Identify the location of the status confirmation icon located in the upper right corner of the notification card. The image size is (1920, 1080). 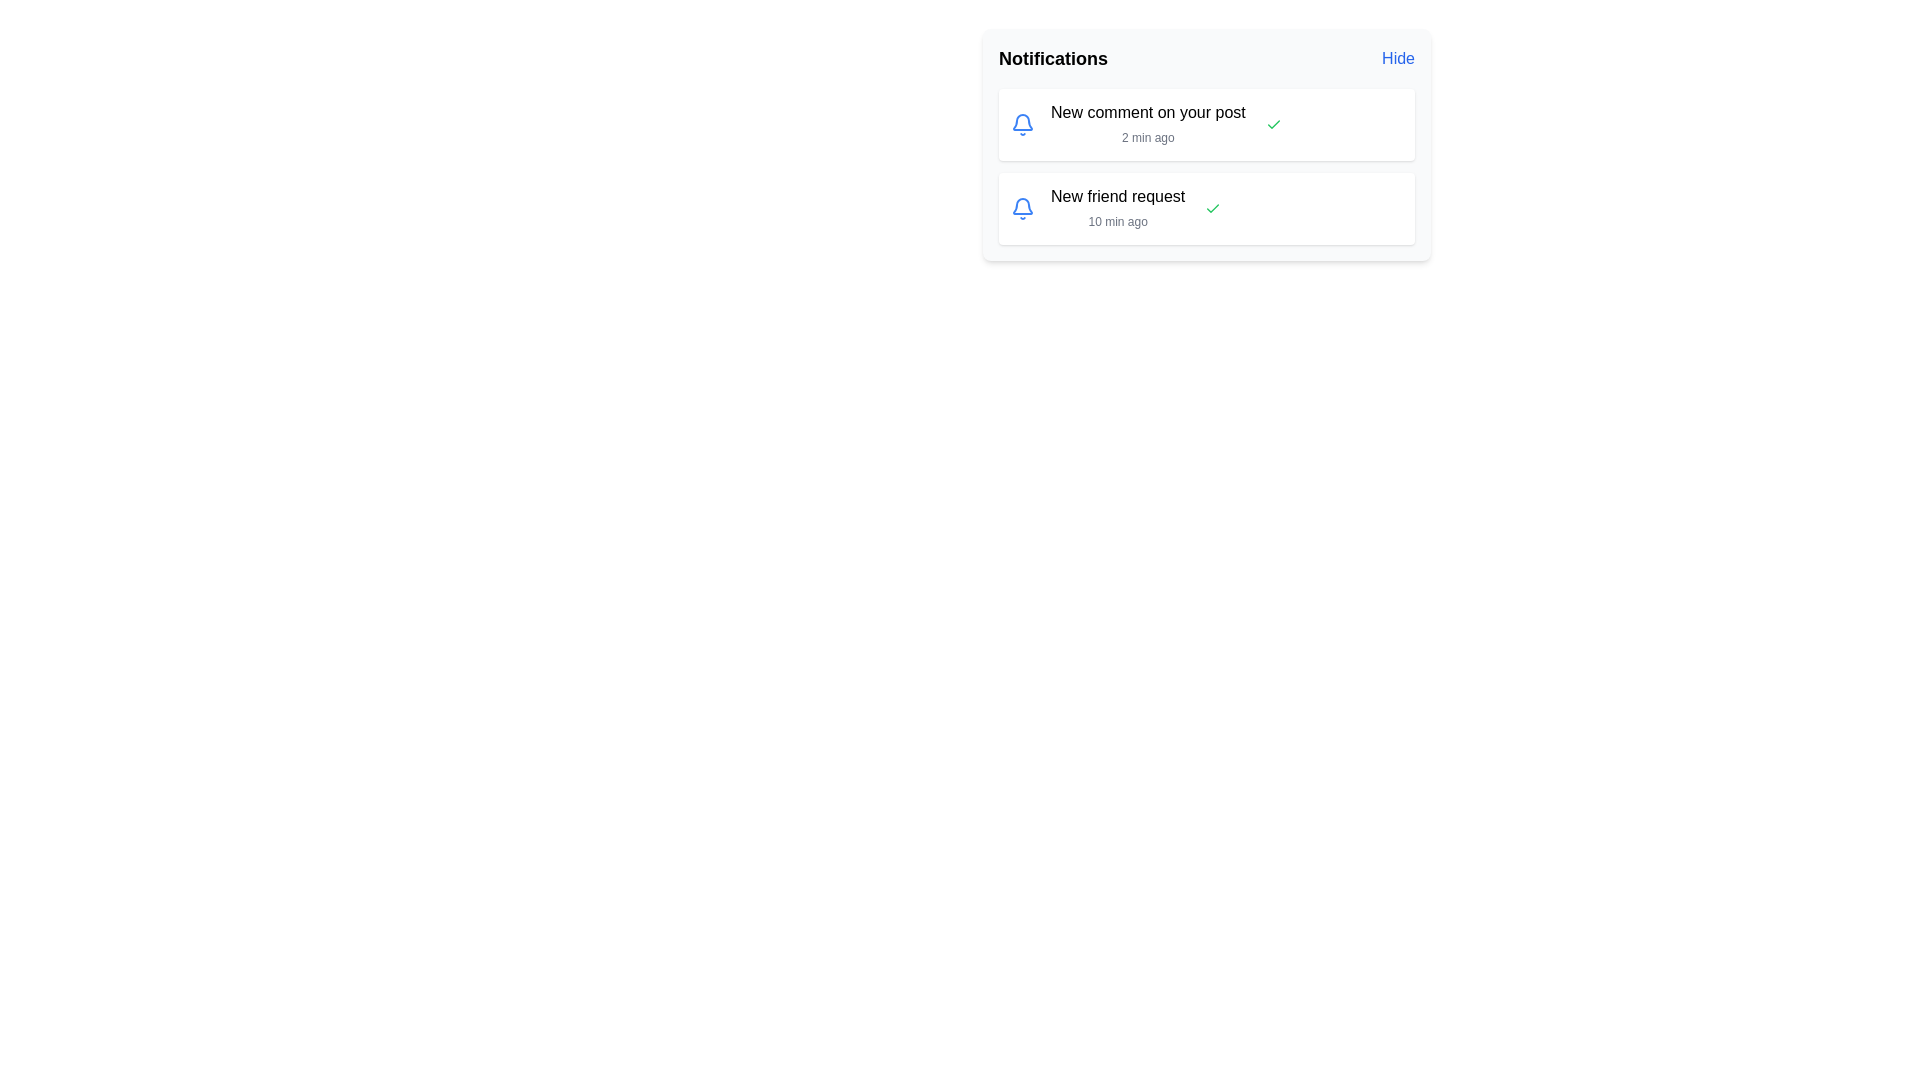
(1212, 208).